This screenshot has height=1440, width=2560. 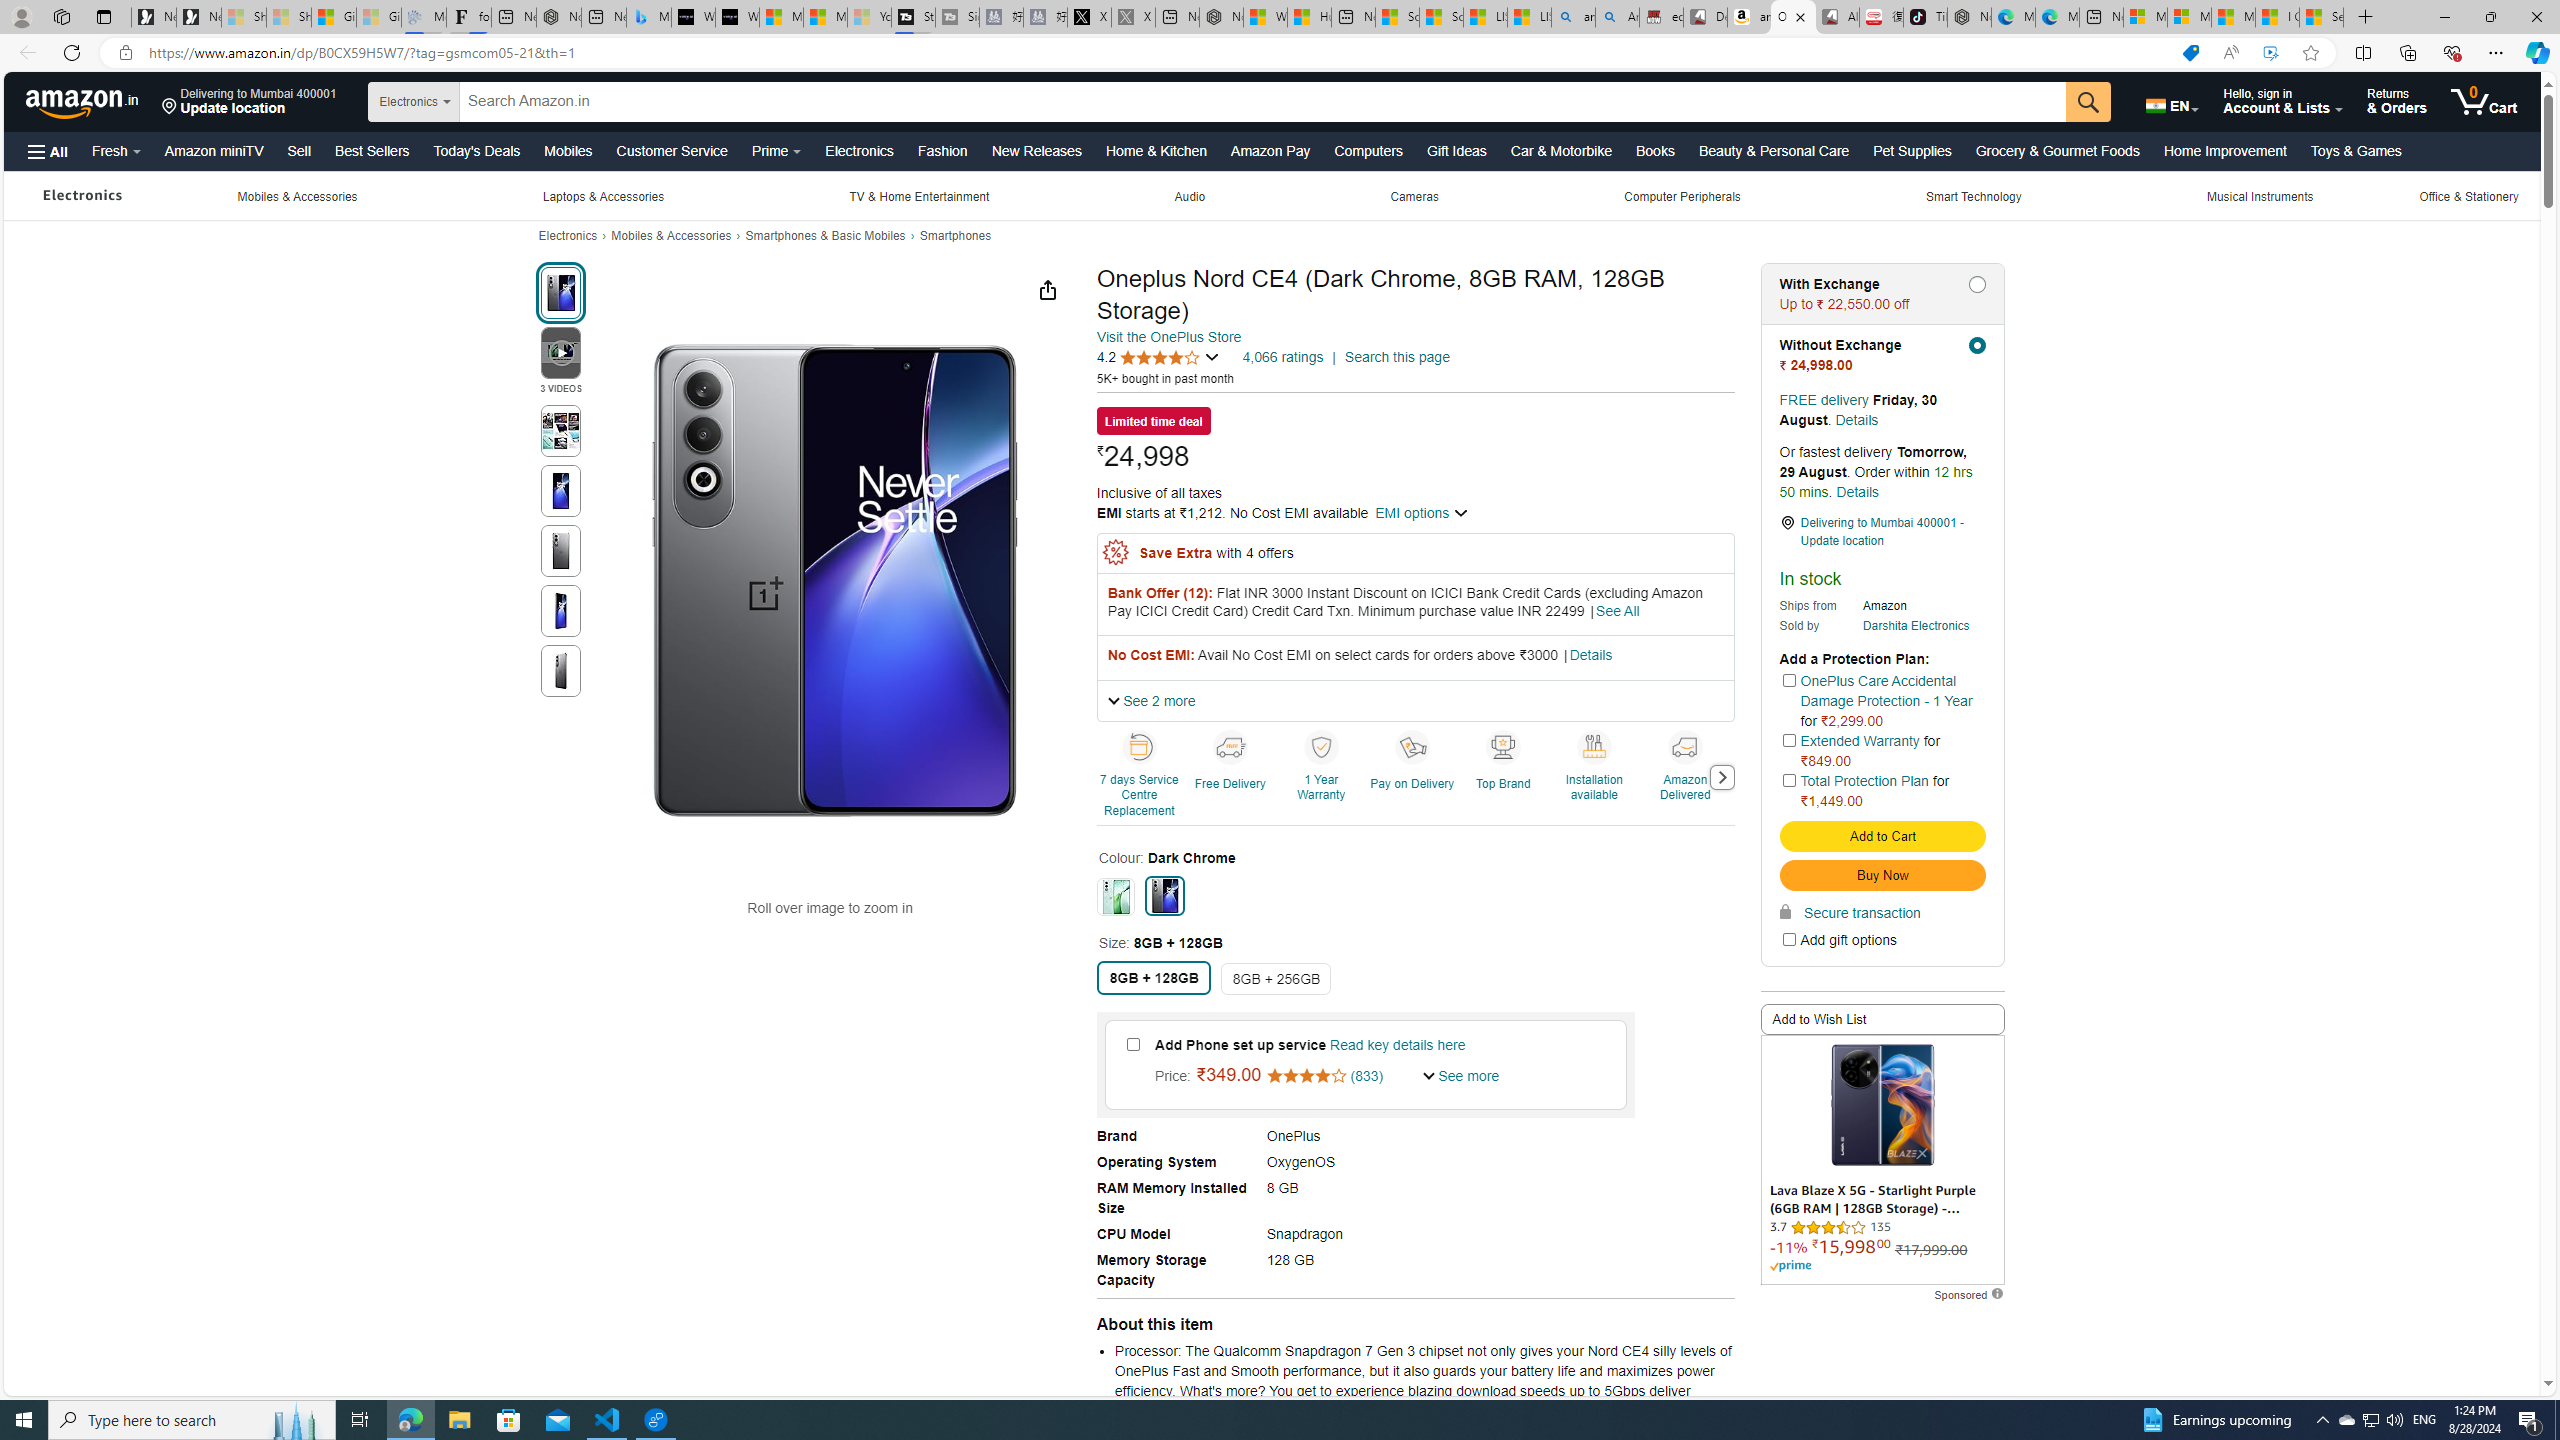 I want to click on '8GB + 256GB', so click(x=1275, y=977).